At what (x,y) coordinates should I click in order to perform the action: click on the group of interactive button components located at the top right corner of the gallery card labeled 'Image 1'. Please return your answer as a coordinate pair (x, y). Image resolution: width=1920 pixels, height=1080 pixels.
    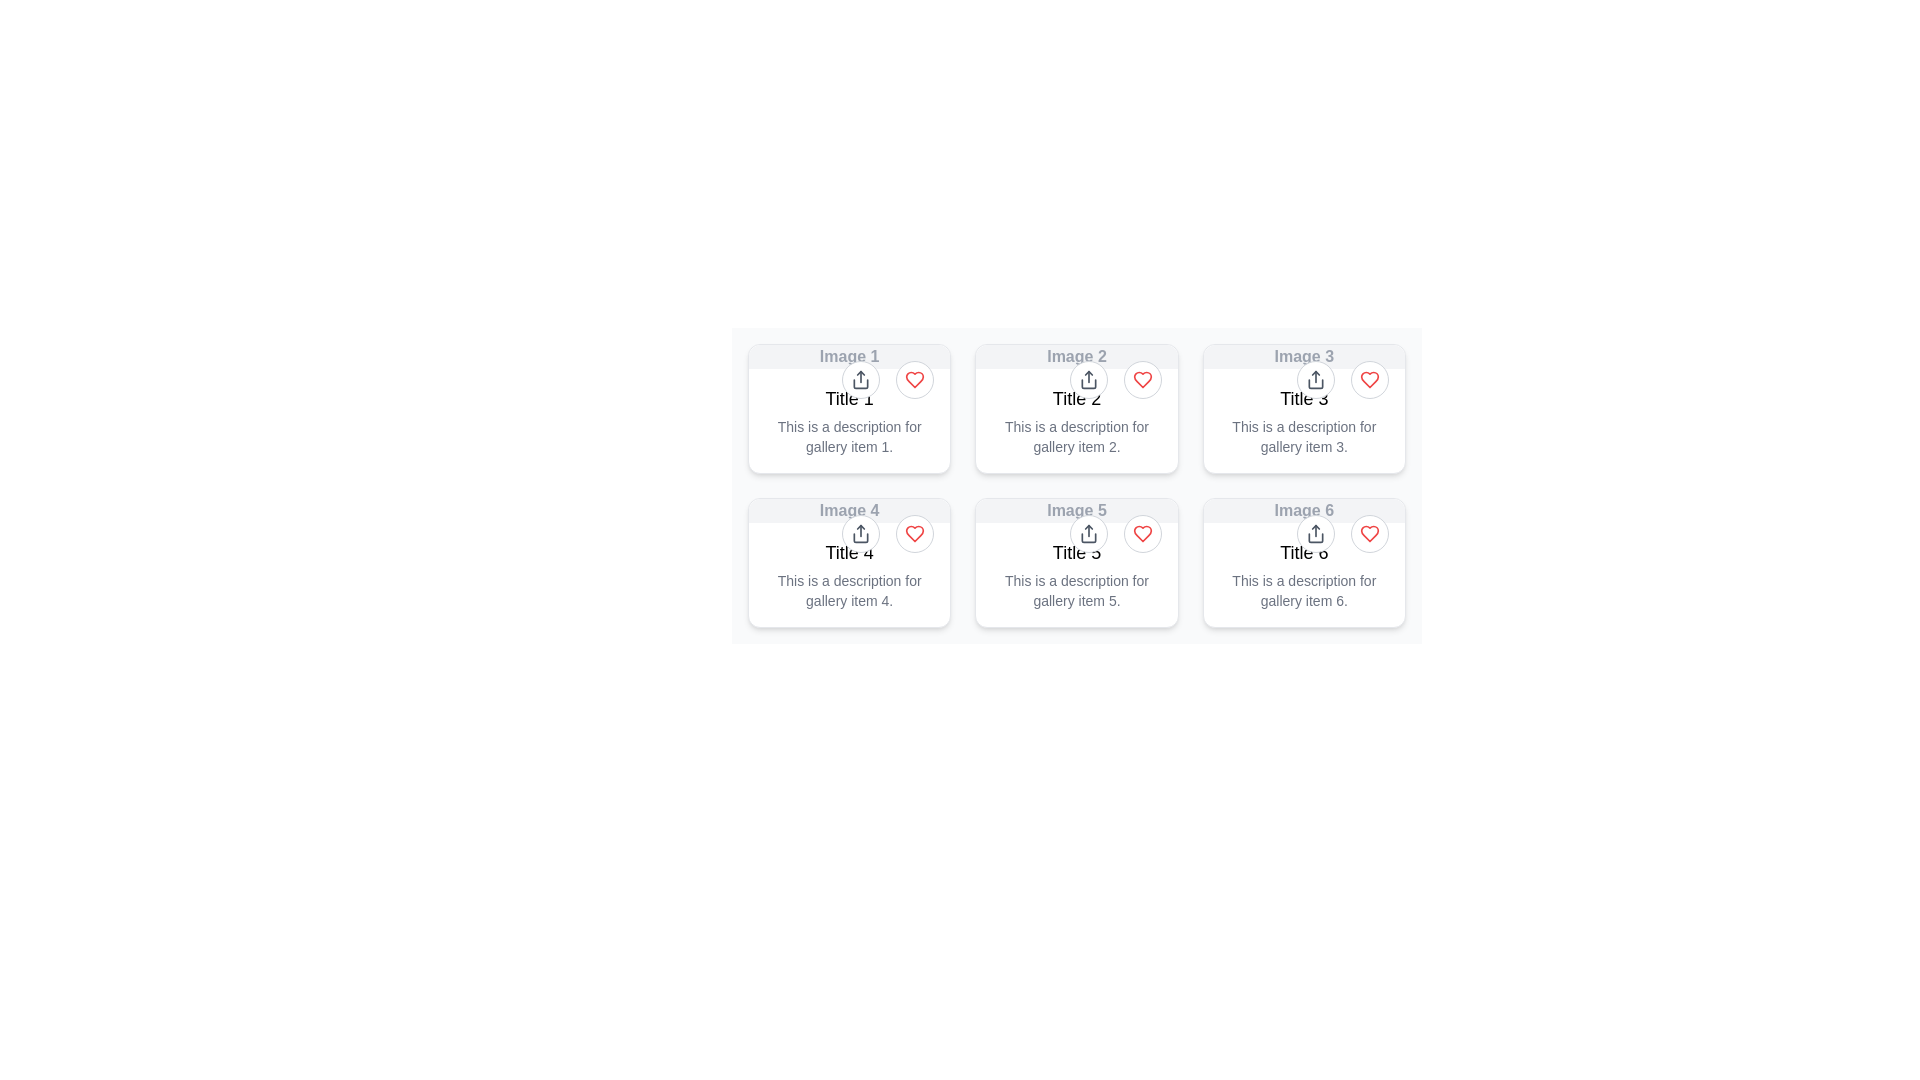
    Looking at the image, I should click on (887, 380).